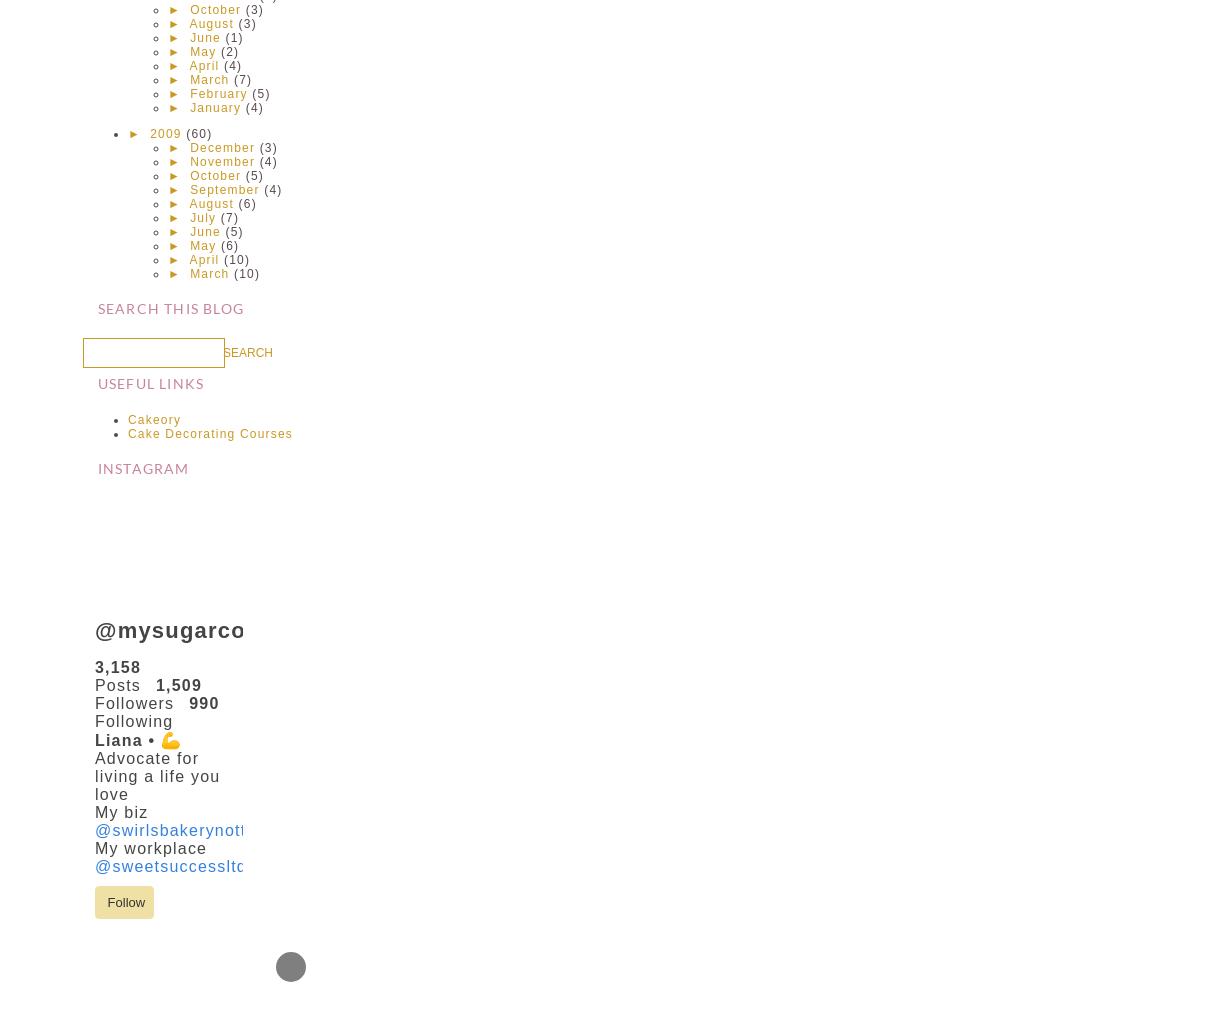 This screenshot has height=1034, width=1208. Describe the element at coordinates (93, 847) in the screenshot. I see `'My workplace'` at that location.